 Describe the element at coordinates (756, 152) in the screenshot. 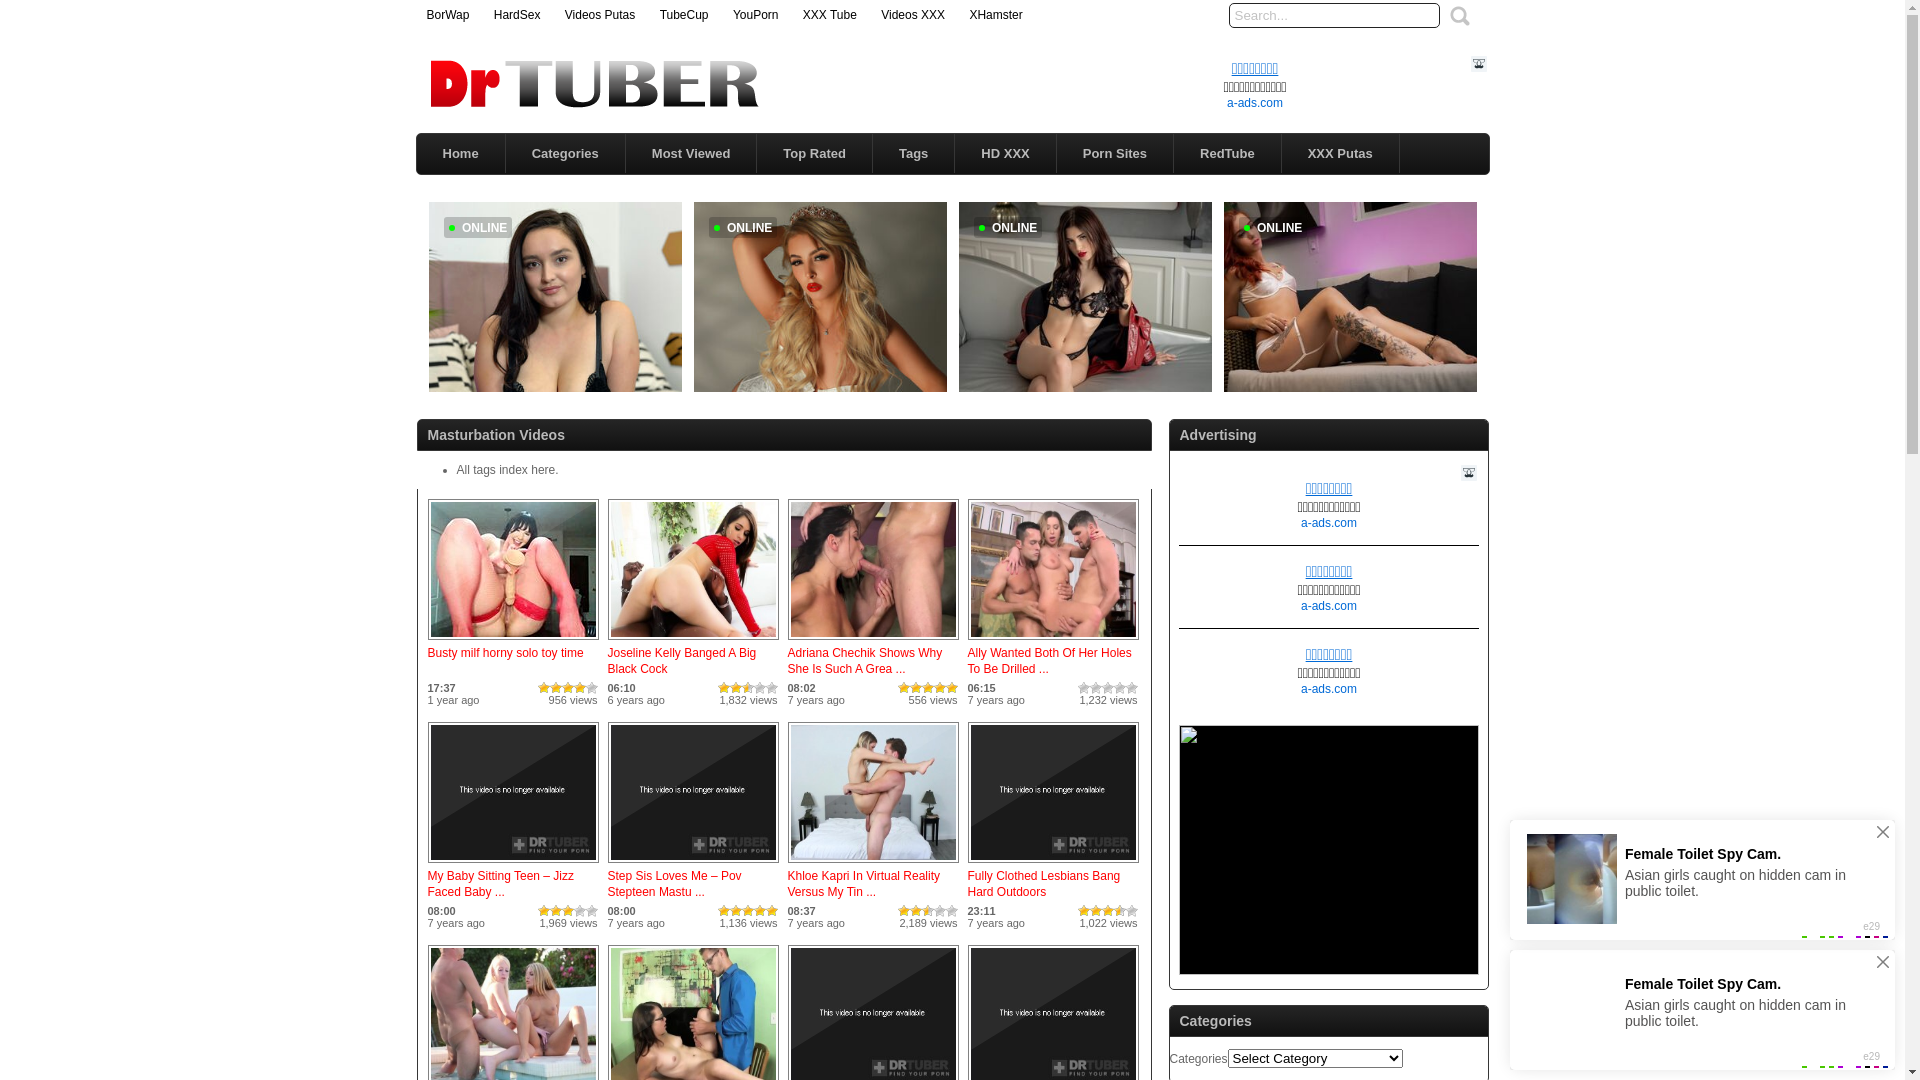

I see `'Top Rated'` at that location.